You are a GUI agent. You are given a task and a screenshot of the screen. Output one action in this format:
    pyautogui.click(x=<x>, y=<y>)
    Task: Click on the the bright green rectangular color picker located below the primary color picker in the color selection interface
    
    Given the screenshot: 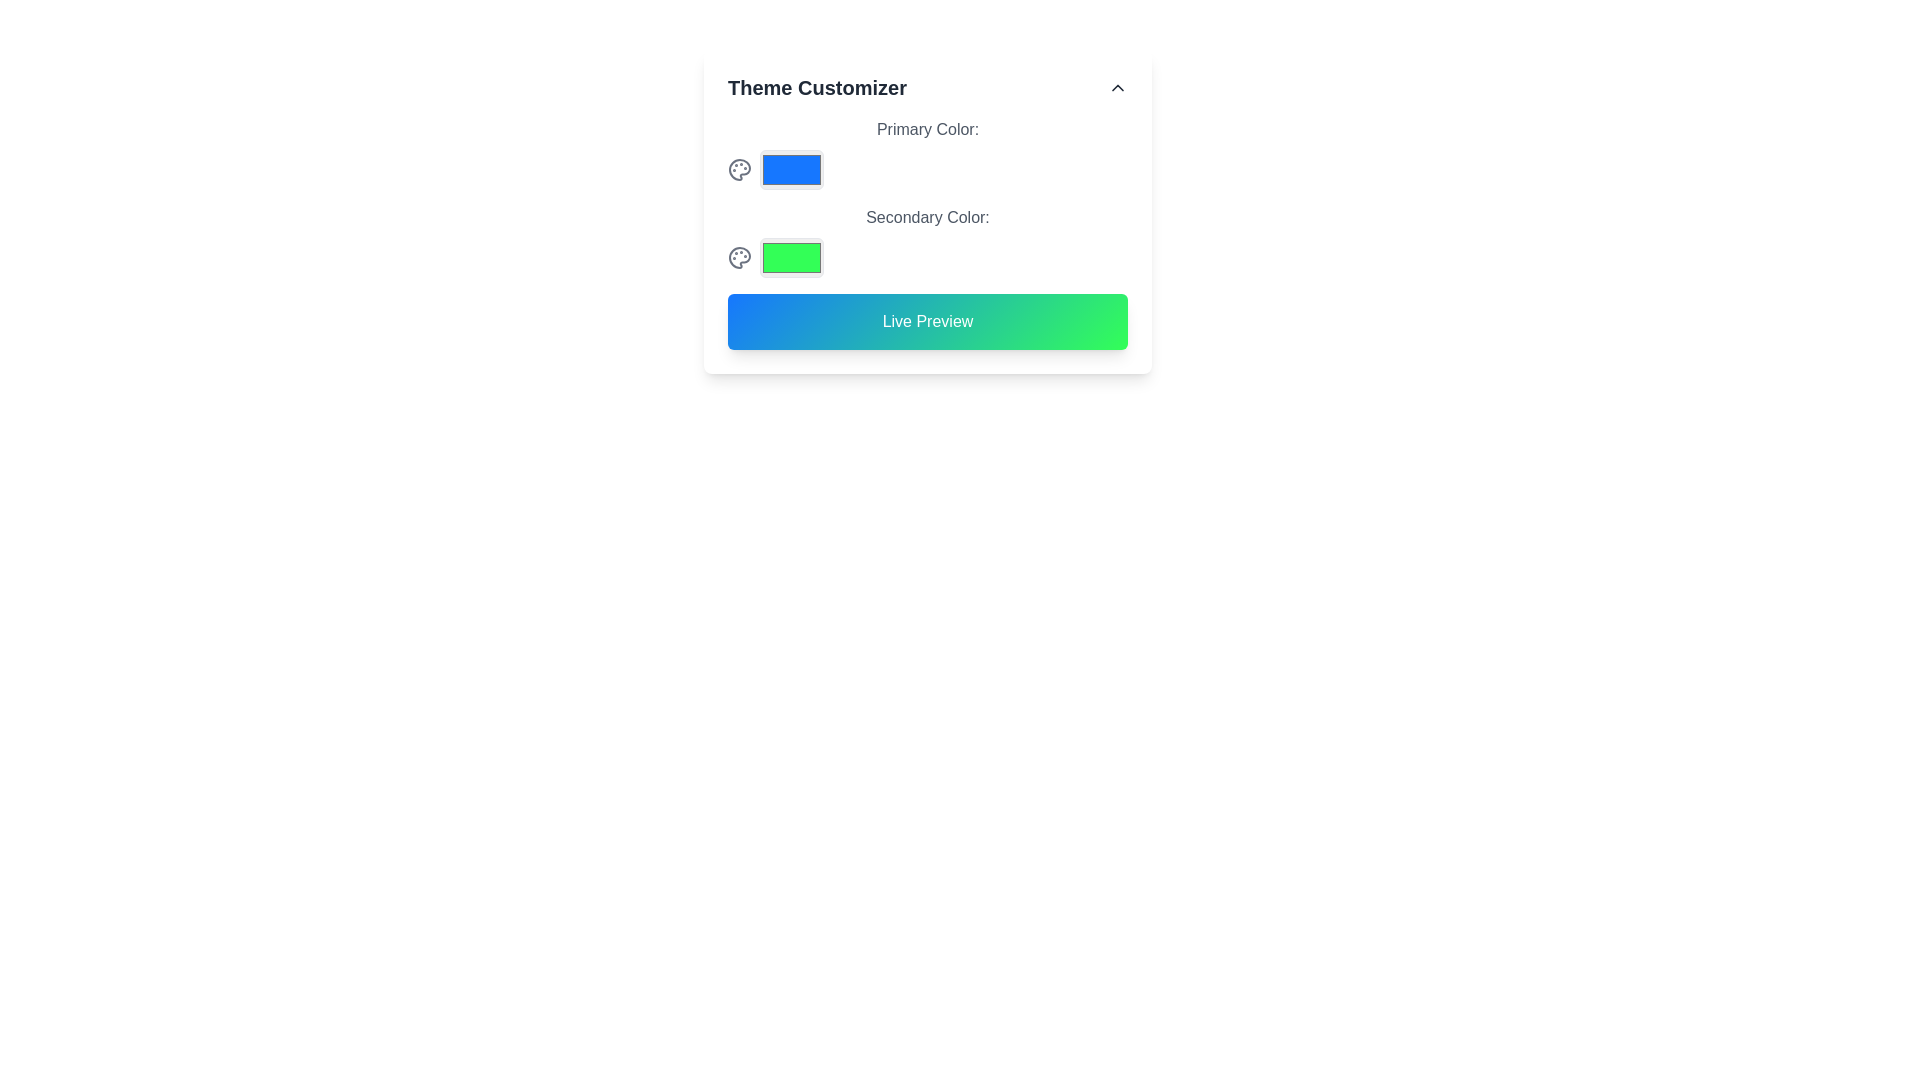 What is the action you would take?
    pyautogui.click(x=791, y=257)
    